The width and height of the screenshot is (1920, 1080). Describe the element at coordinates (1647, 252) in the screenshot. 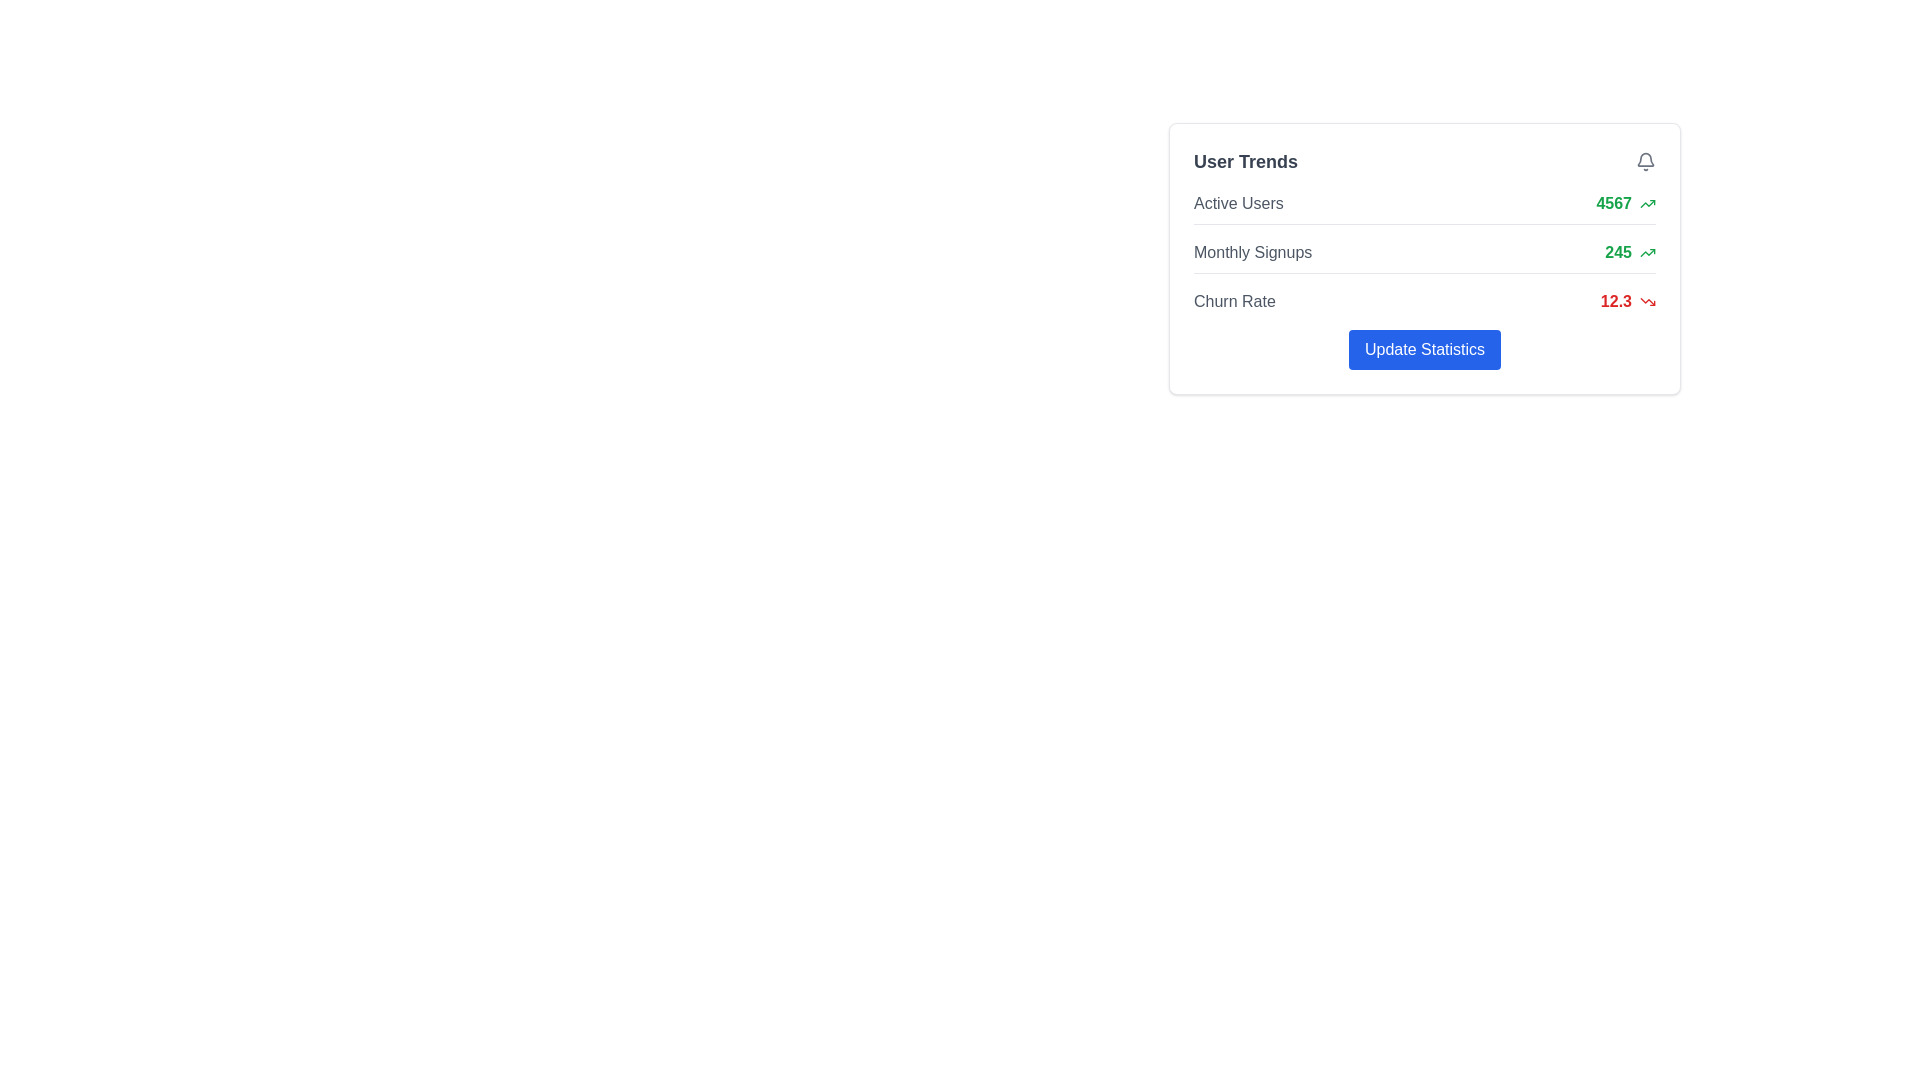

I see `the small upward trending arrow icon with a green outline located to the right of the numeric value '245' in the 'Monthly Signups' row of the 'User Trends' panel` at that location.